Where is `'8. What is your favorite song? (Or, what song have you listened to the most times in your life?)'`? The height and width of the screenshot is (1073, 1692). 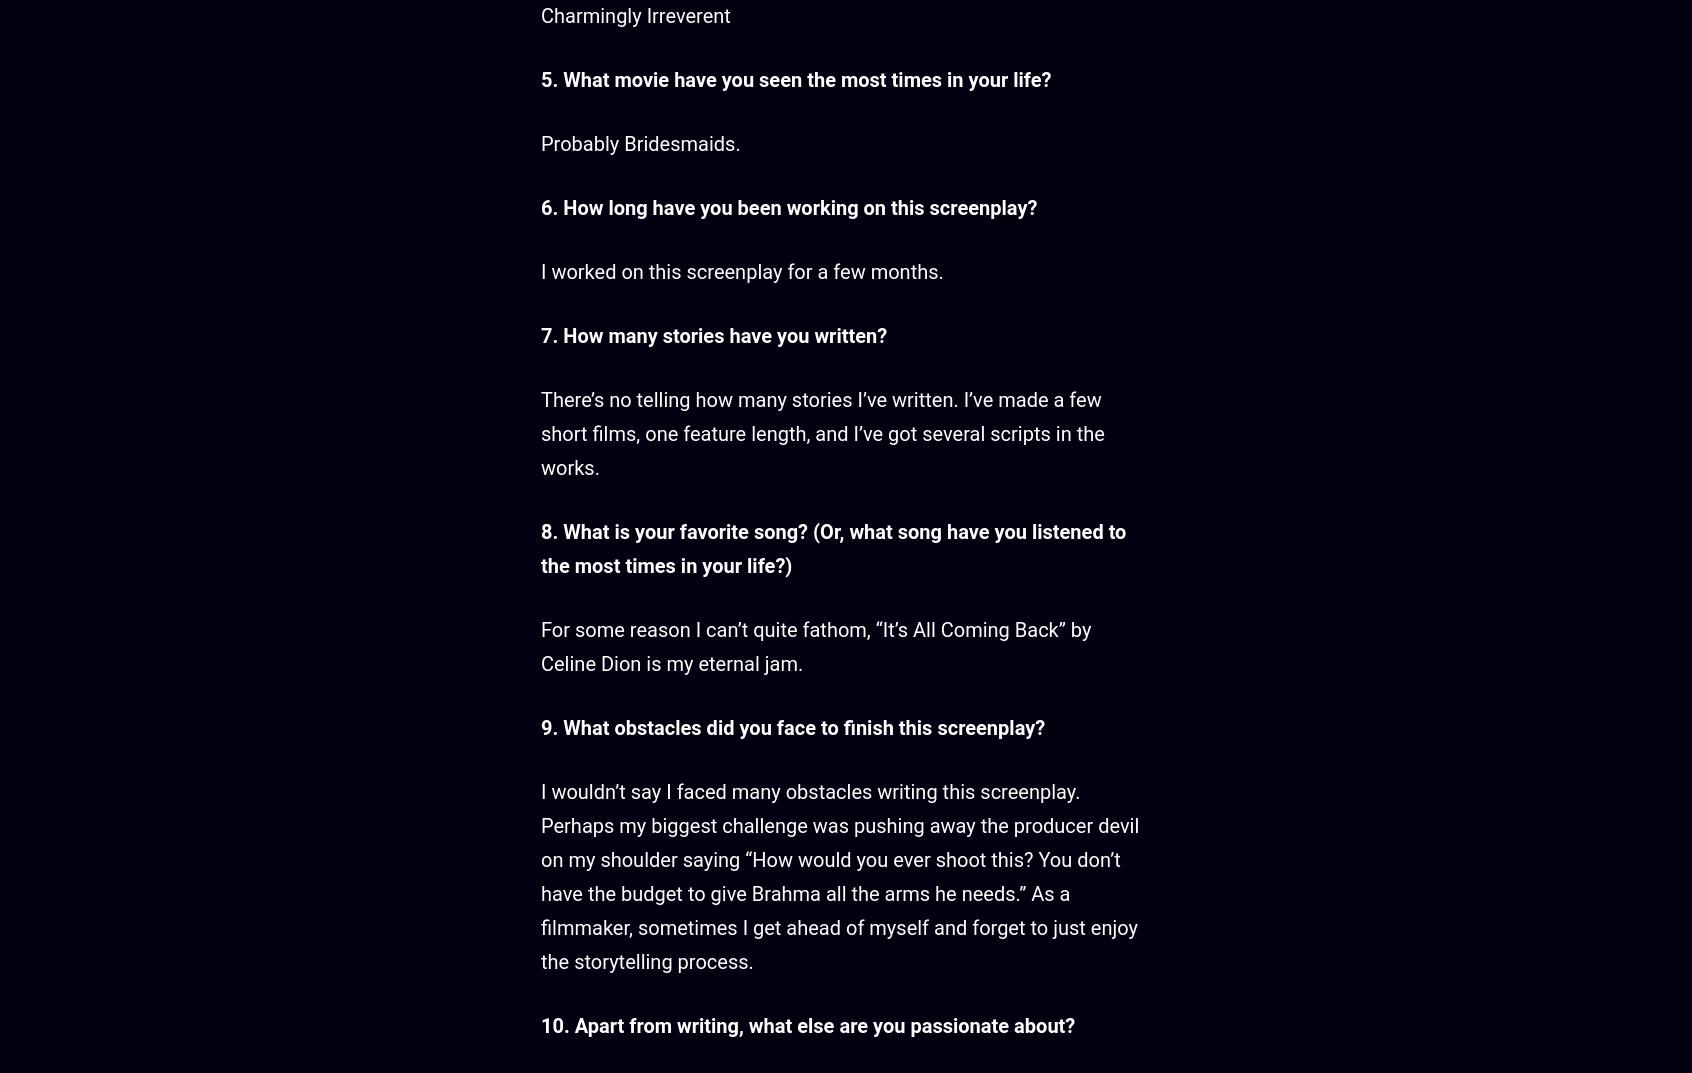
'8. What is your favorite song? (Or, what song have you listened to the most times in your life?)' is located at coordinates (833, 548).